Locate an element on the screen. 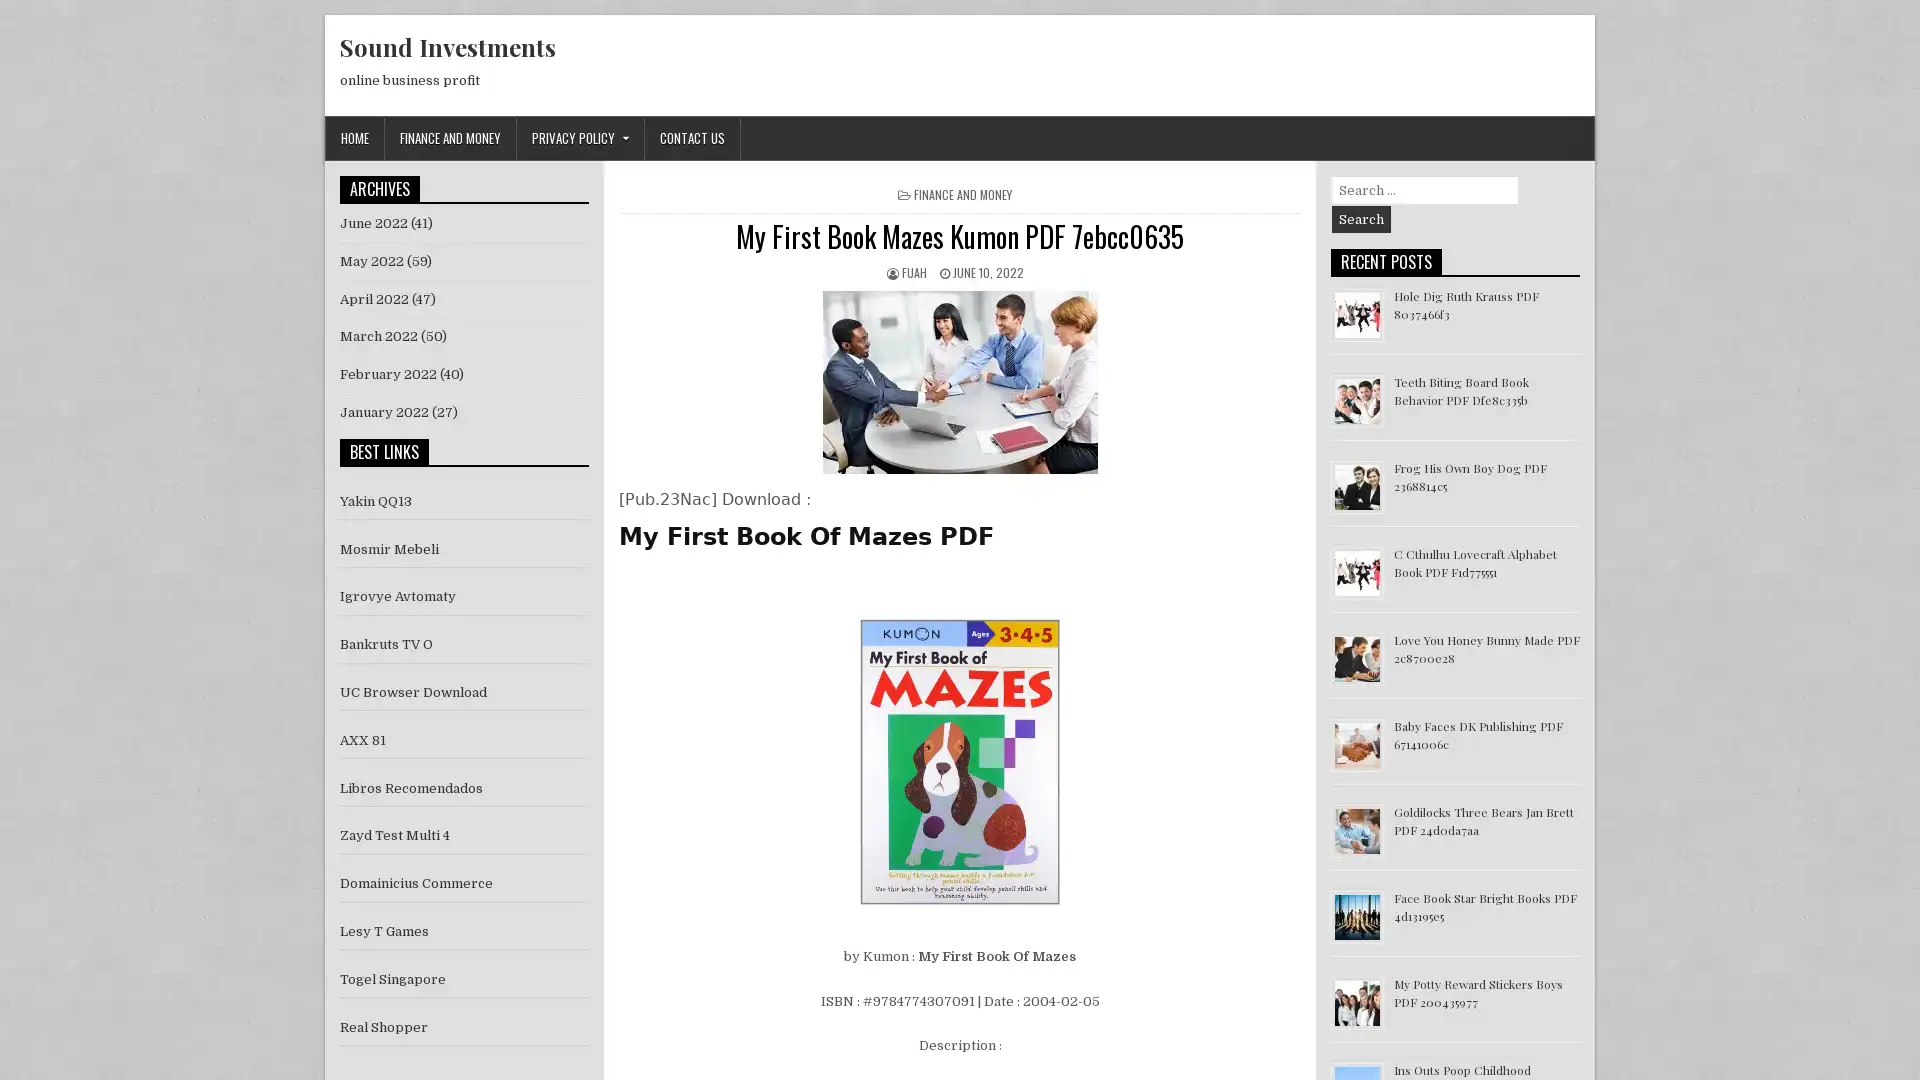  Search is located at coordinates (1360, 219).